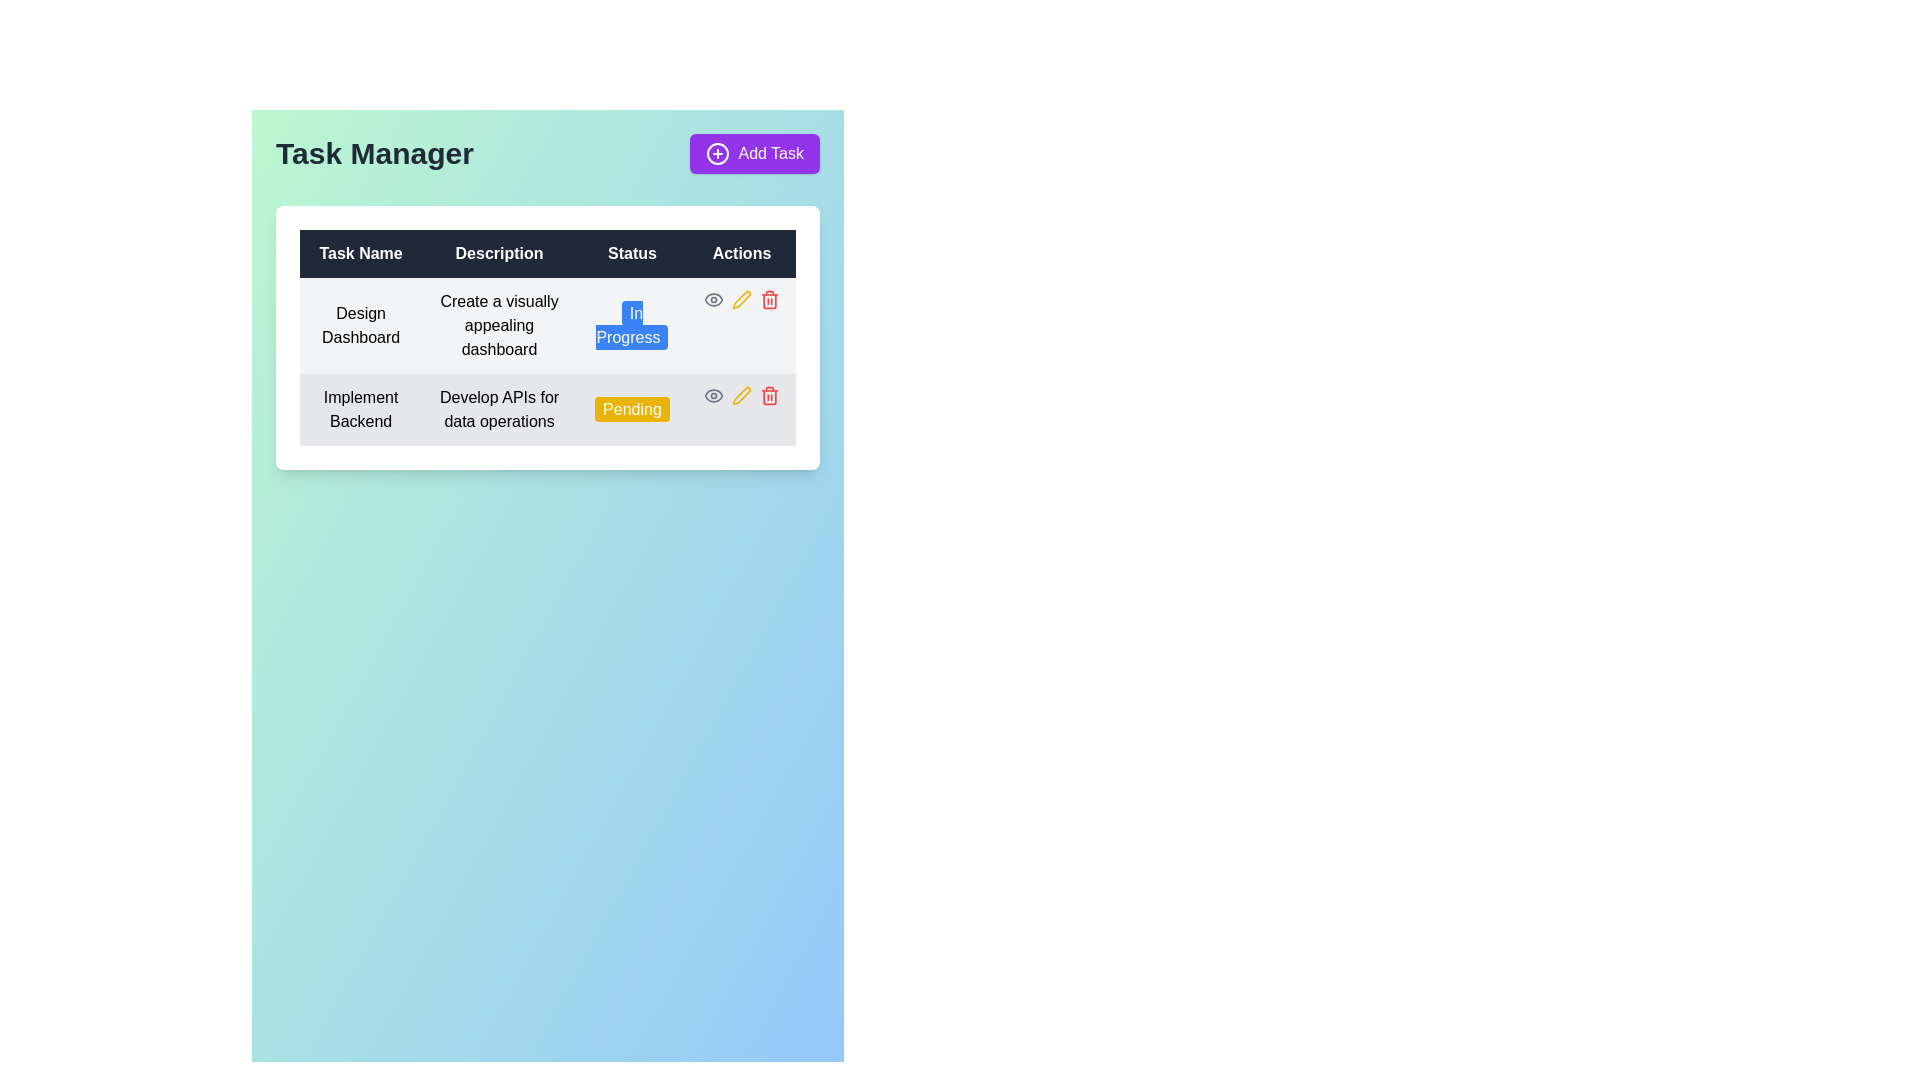 The width and height of the screenshot is (1920, 1080). What do you see at coordinates (740, 300) in the screenshot?
I see `the yellow edit icon button located in the 'Actions' column next to the task labeled 'Implement Backend' to initiate task editing` at bounding box center [740, 300].